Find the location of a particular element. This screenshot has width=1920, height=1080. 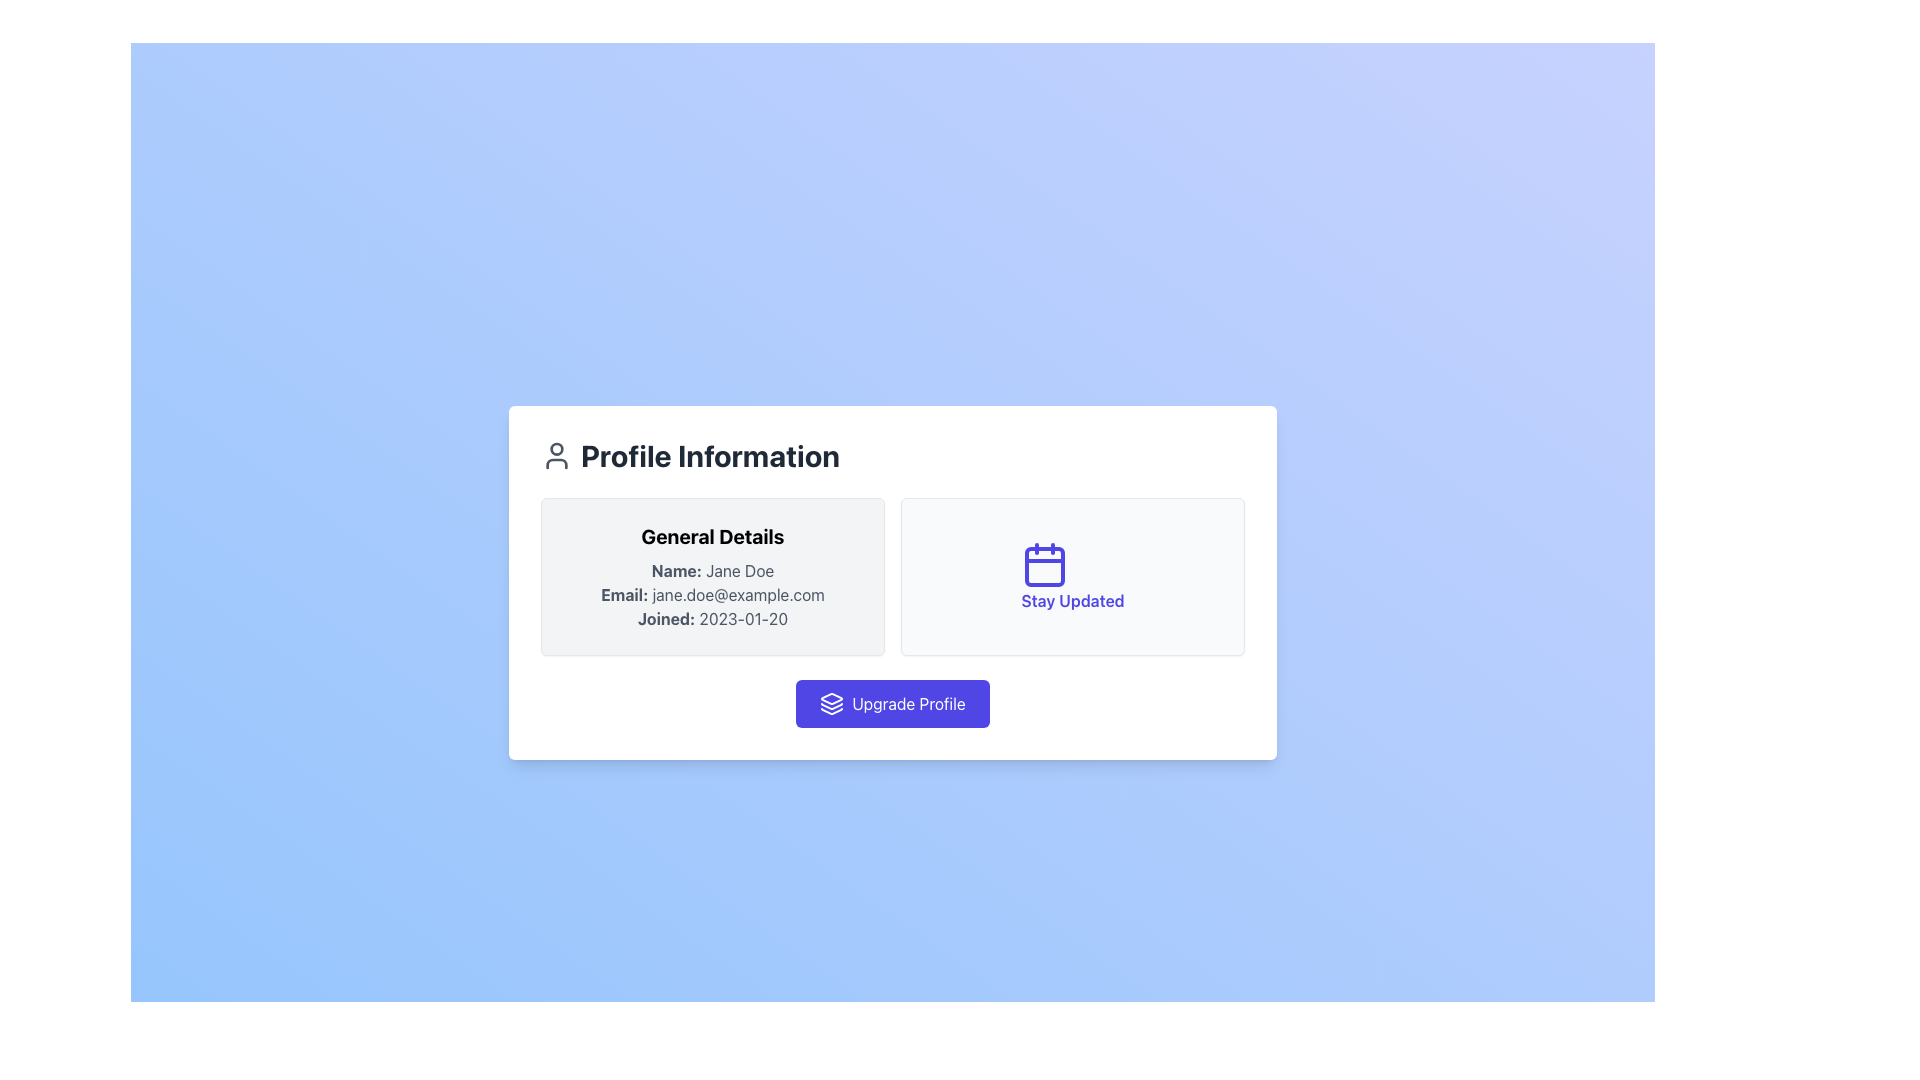

the bold text heading labeled 'General Details' which is centrally aligned at the top of the user information section is located at coordinates (713, 535).